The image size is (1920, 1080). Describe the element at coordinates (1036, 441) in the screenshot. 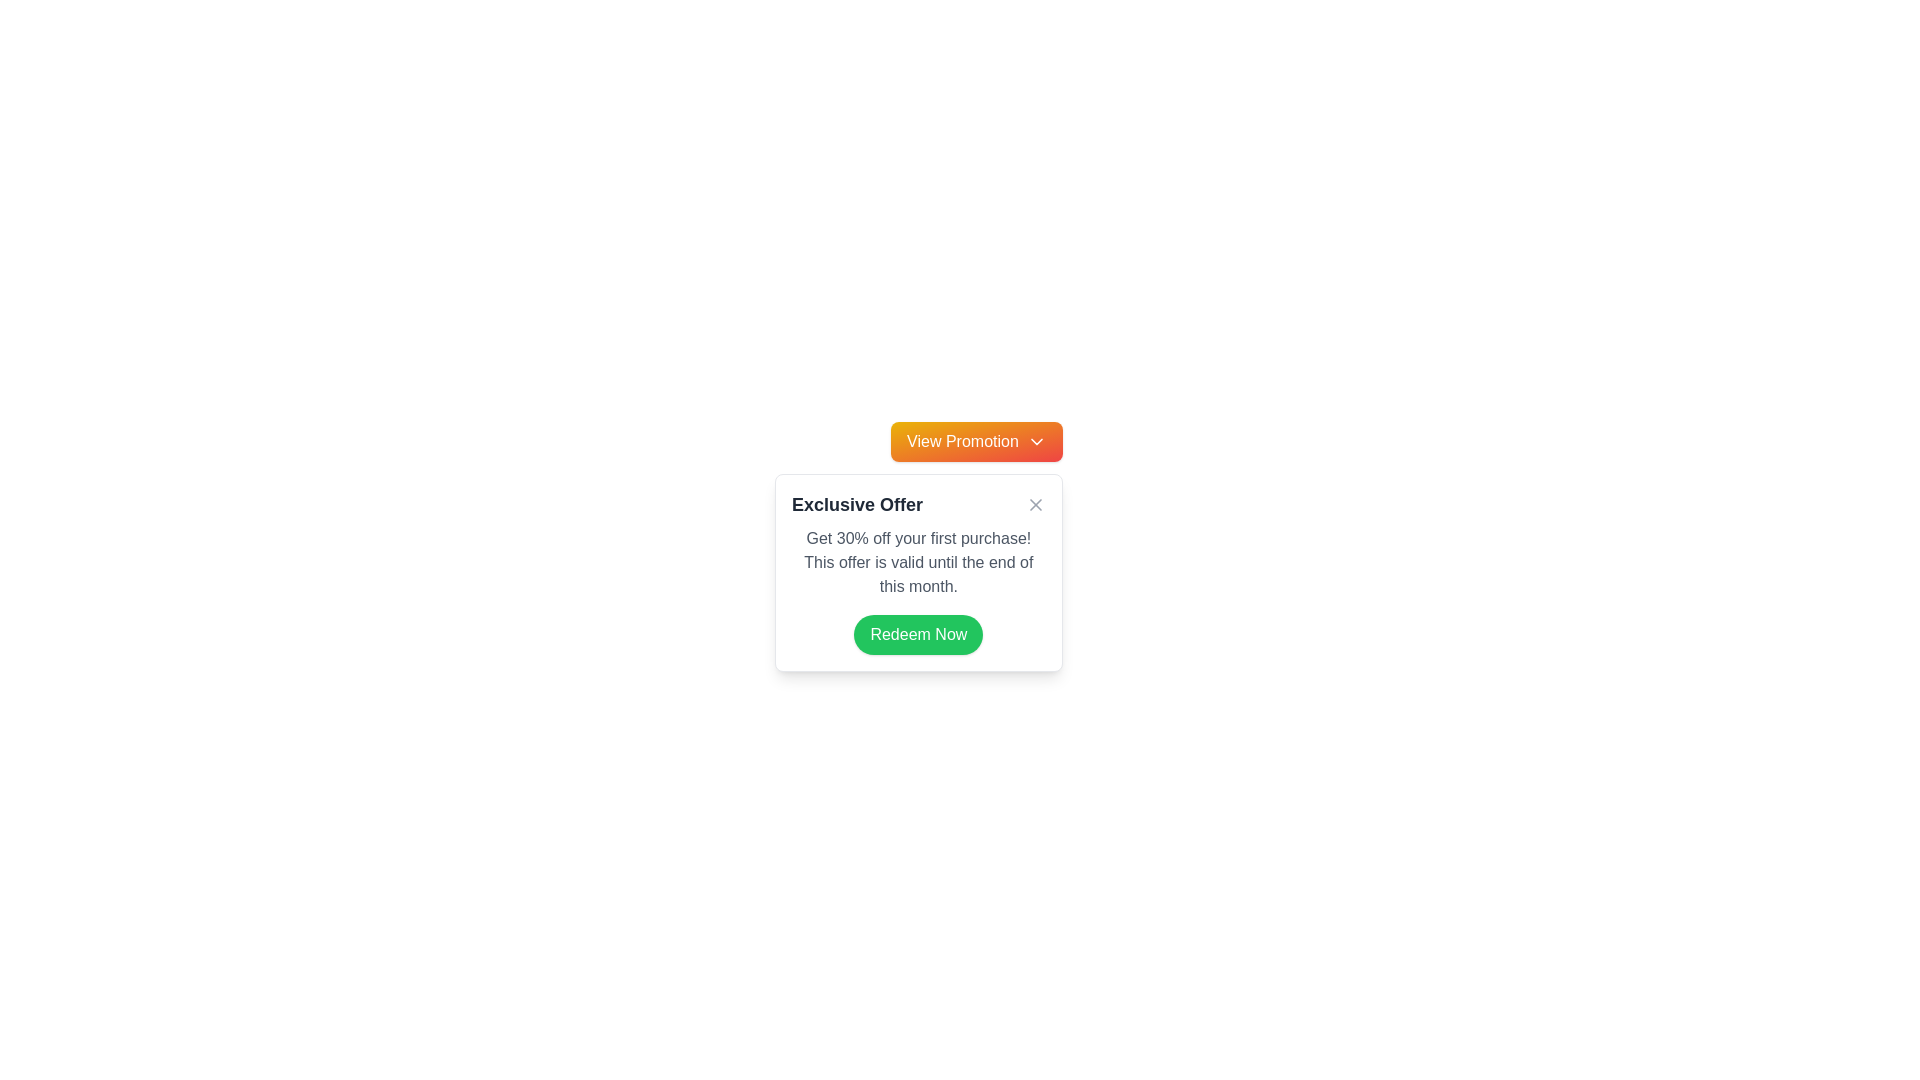

I see `the chevron-down icon located to the right of the 'View Promotion' button to interact with the dropdown options` at that location.